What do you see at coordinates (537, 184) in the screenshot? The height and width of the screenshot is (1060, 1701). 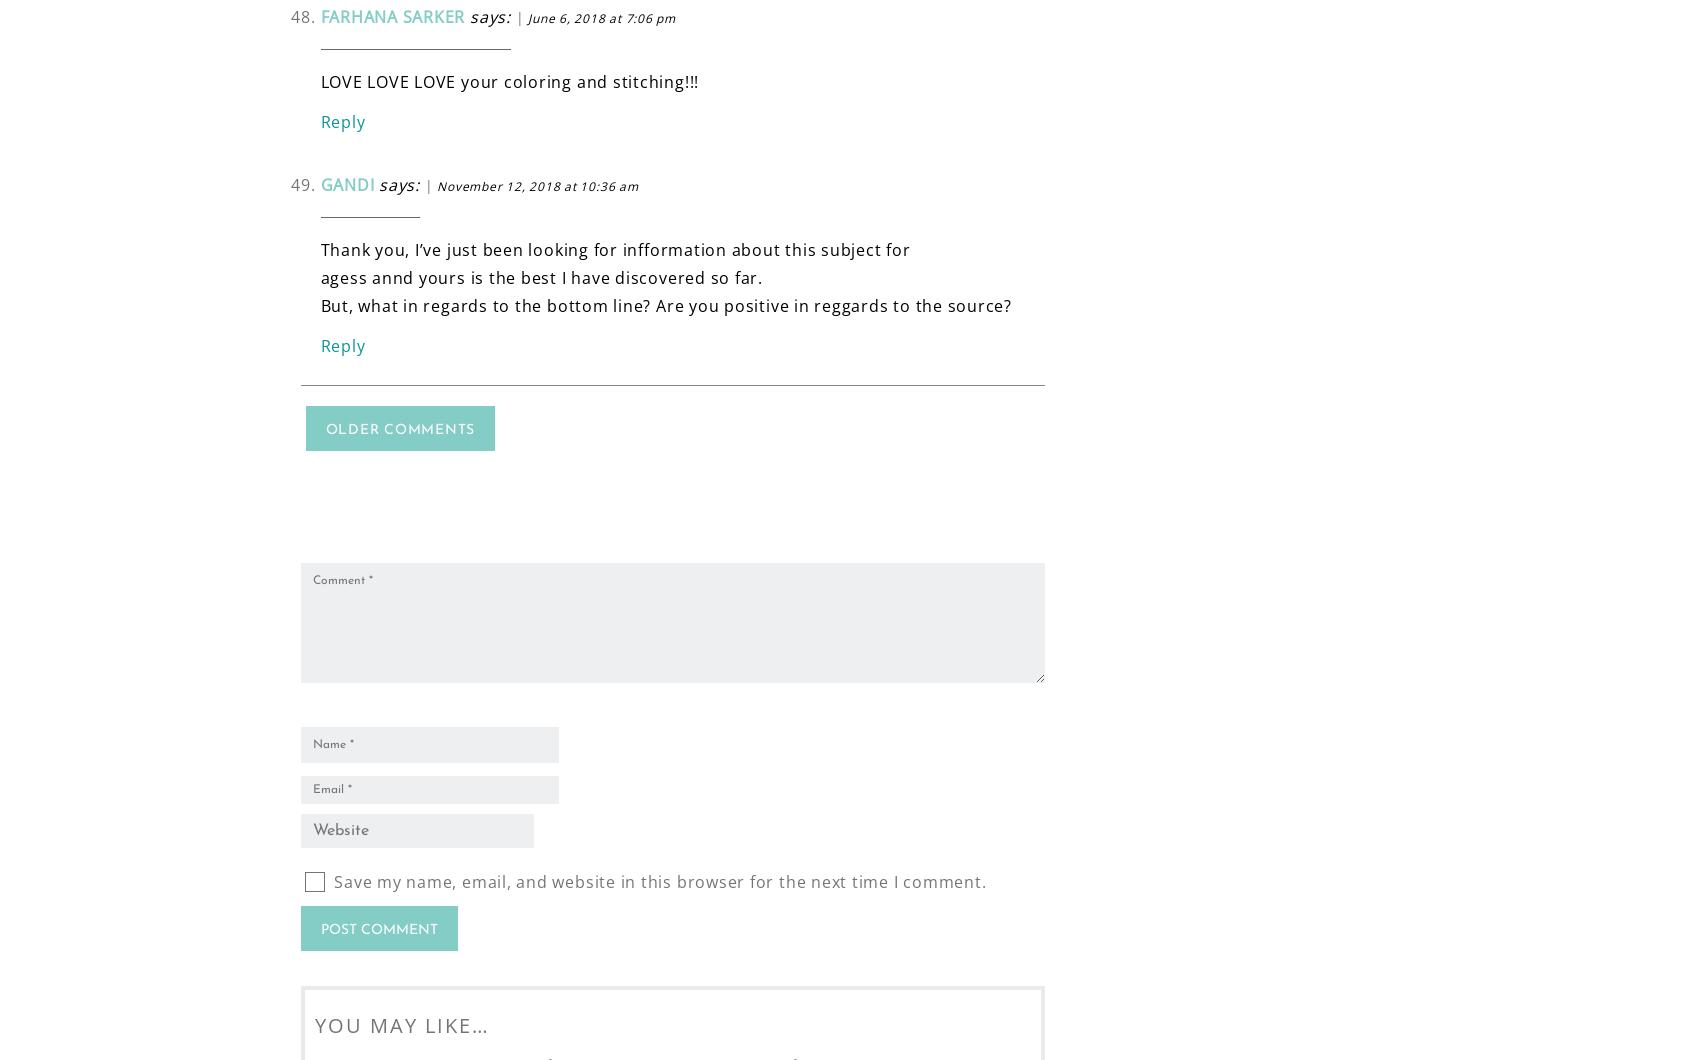 I see `'November 12, 2018 at 10:36 am'` at bounding box center [537, 184].